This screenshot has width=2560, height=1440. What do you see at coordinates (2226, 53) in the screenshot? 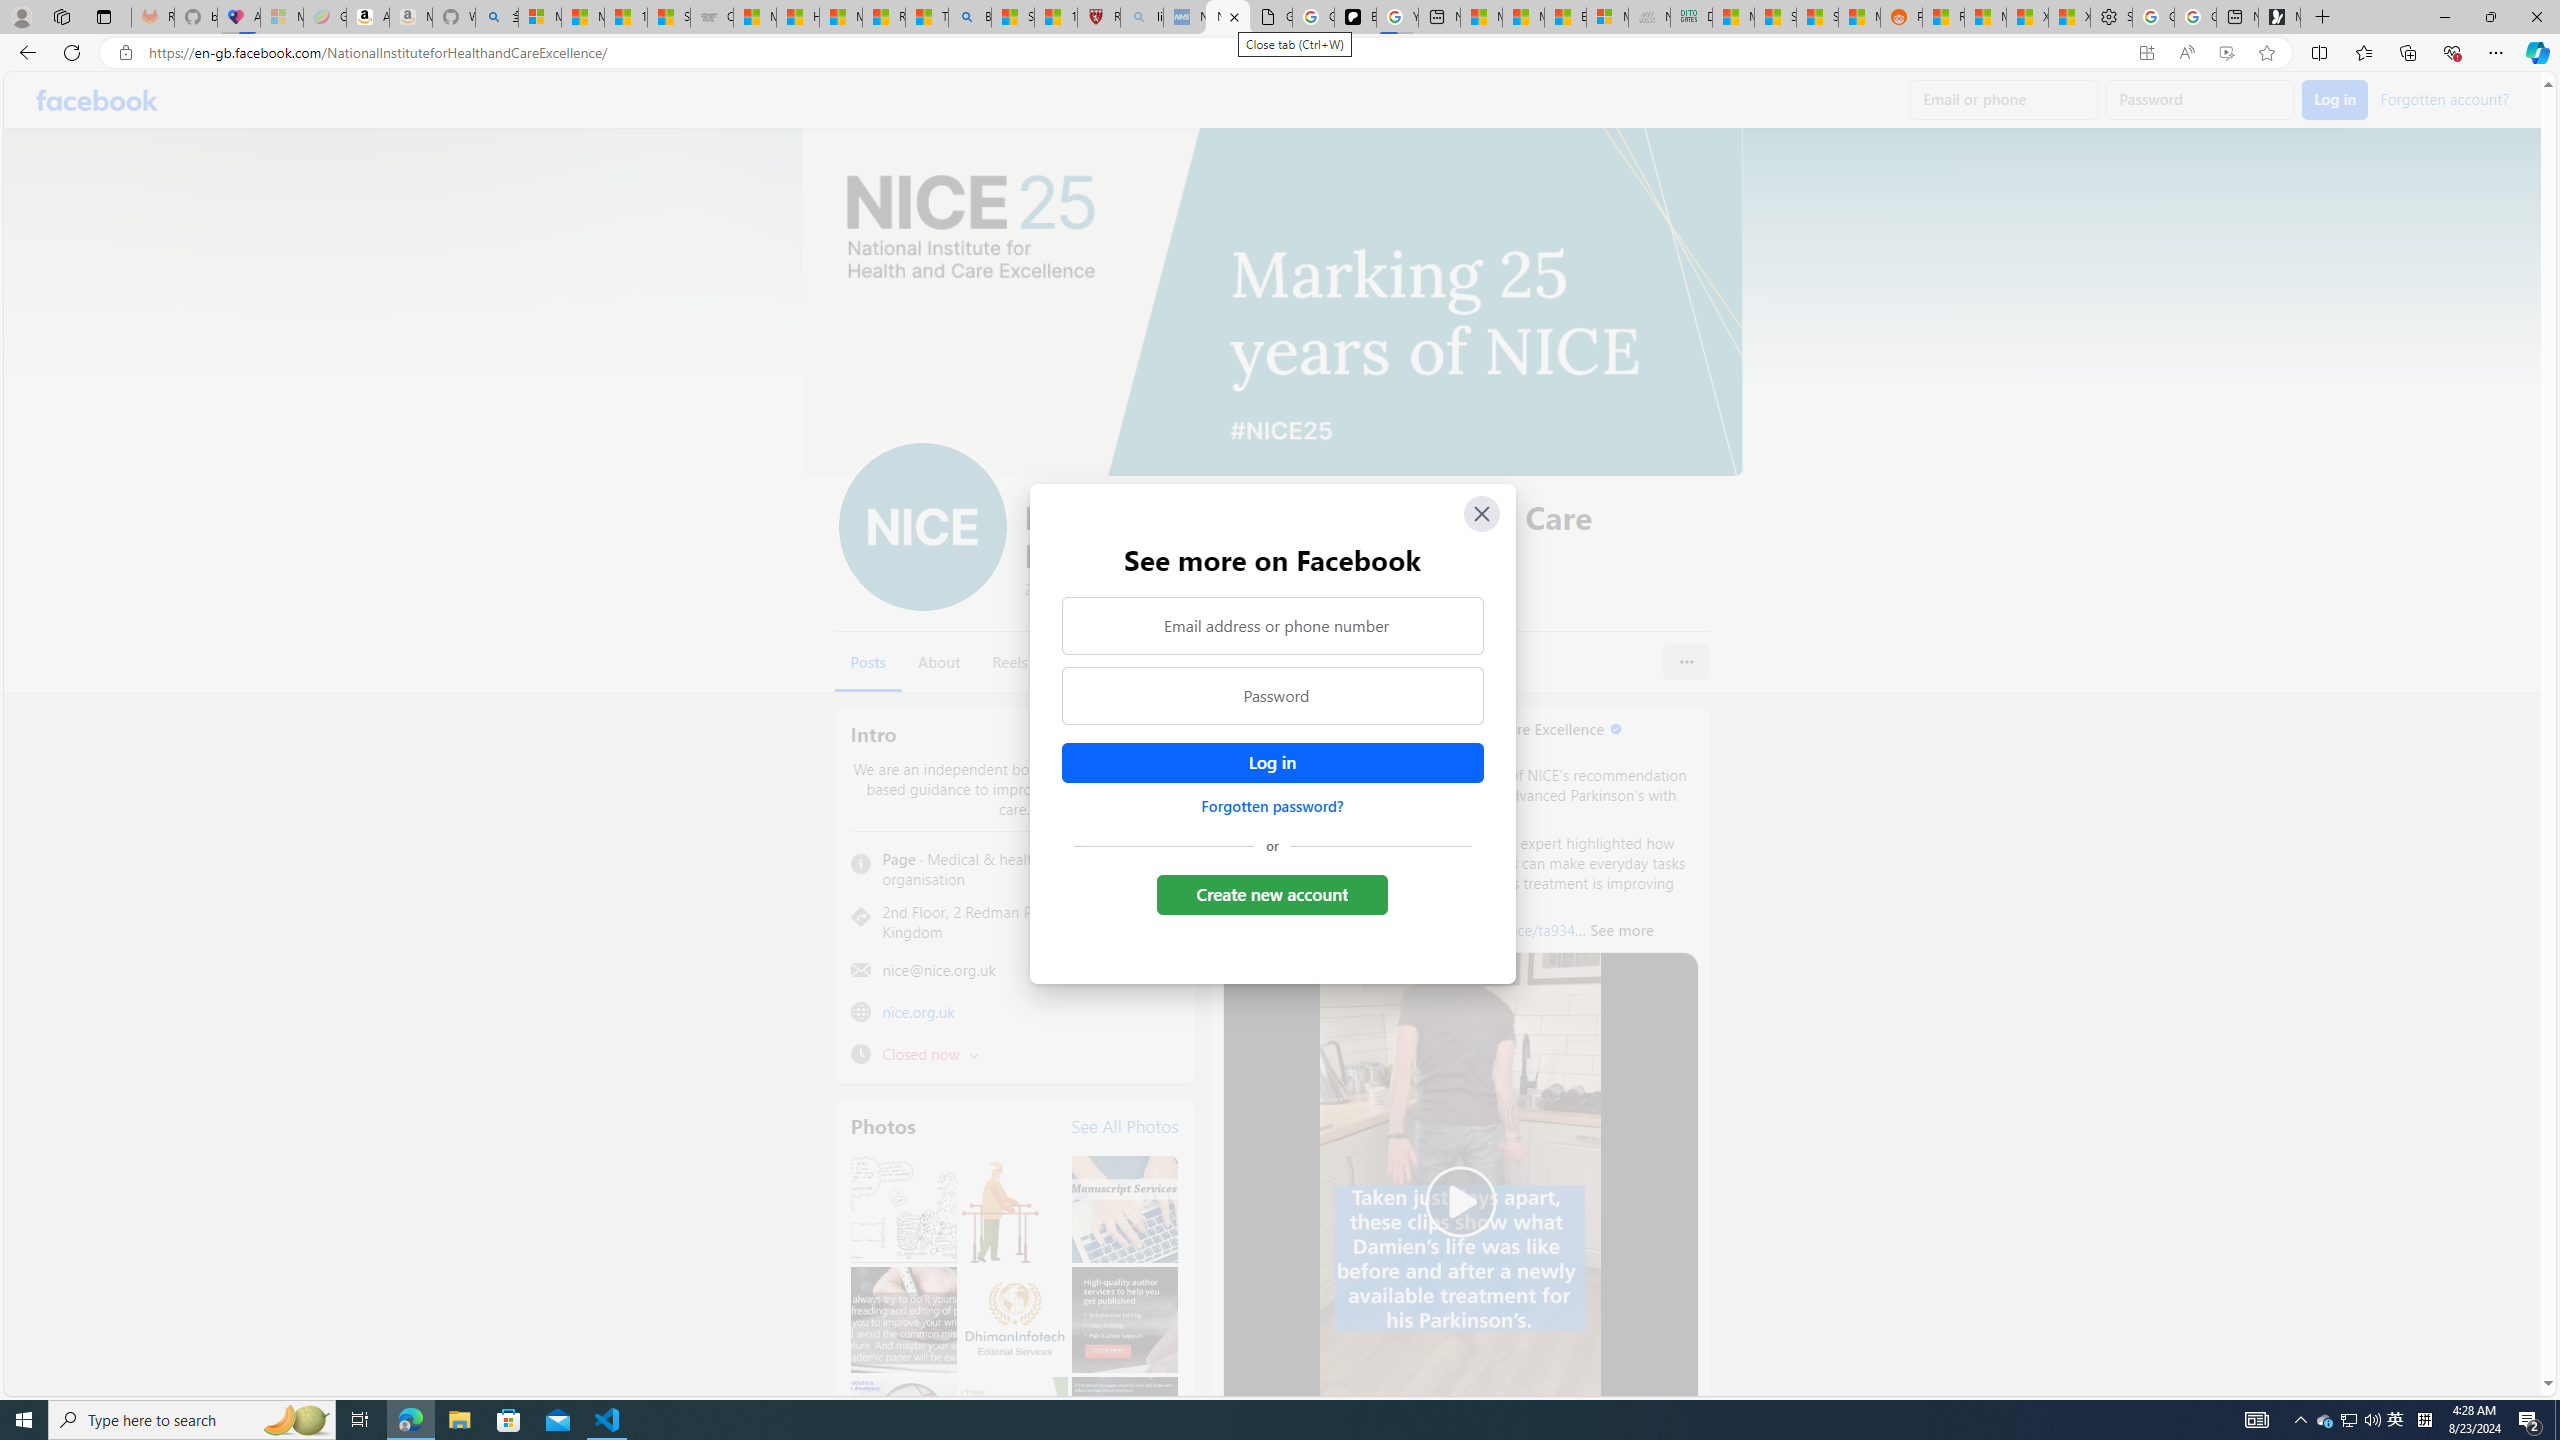
I see `'Enhance video'` at bounding box center [2226, 53].